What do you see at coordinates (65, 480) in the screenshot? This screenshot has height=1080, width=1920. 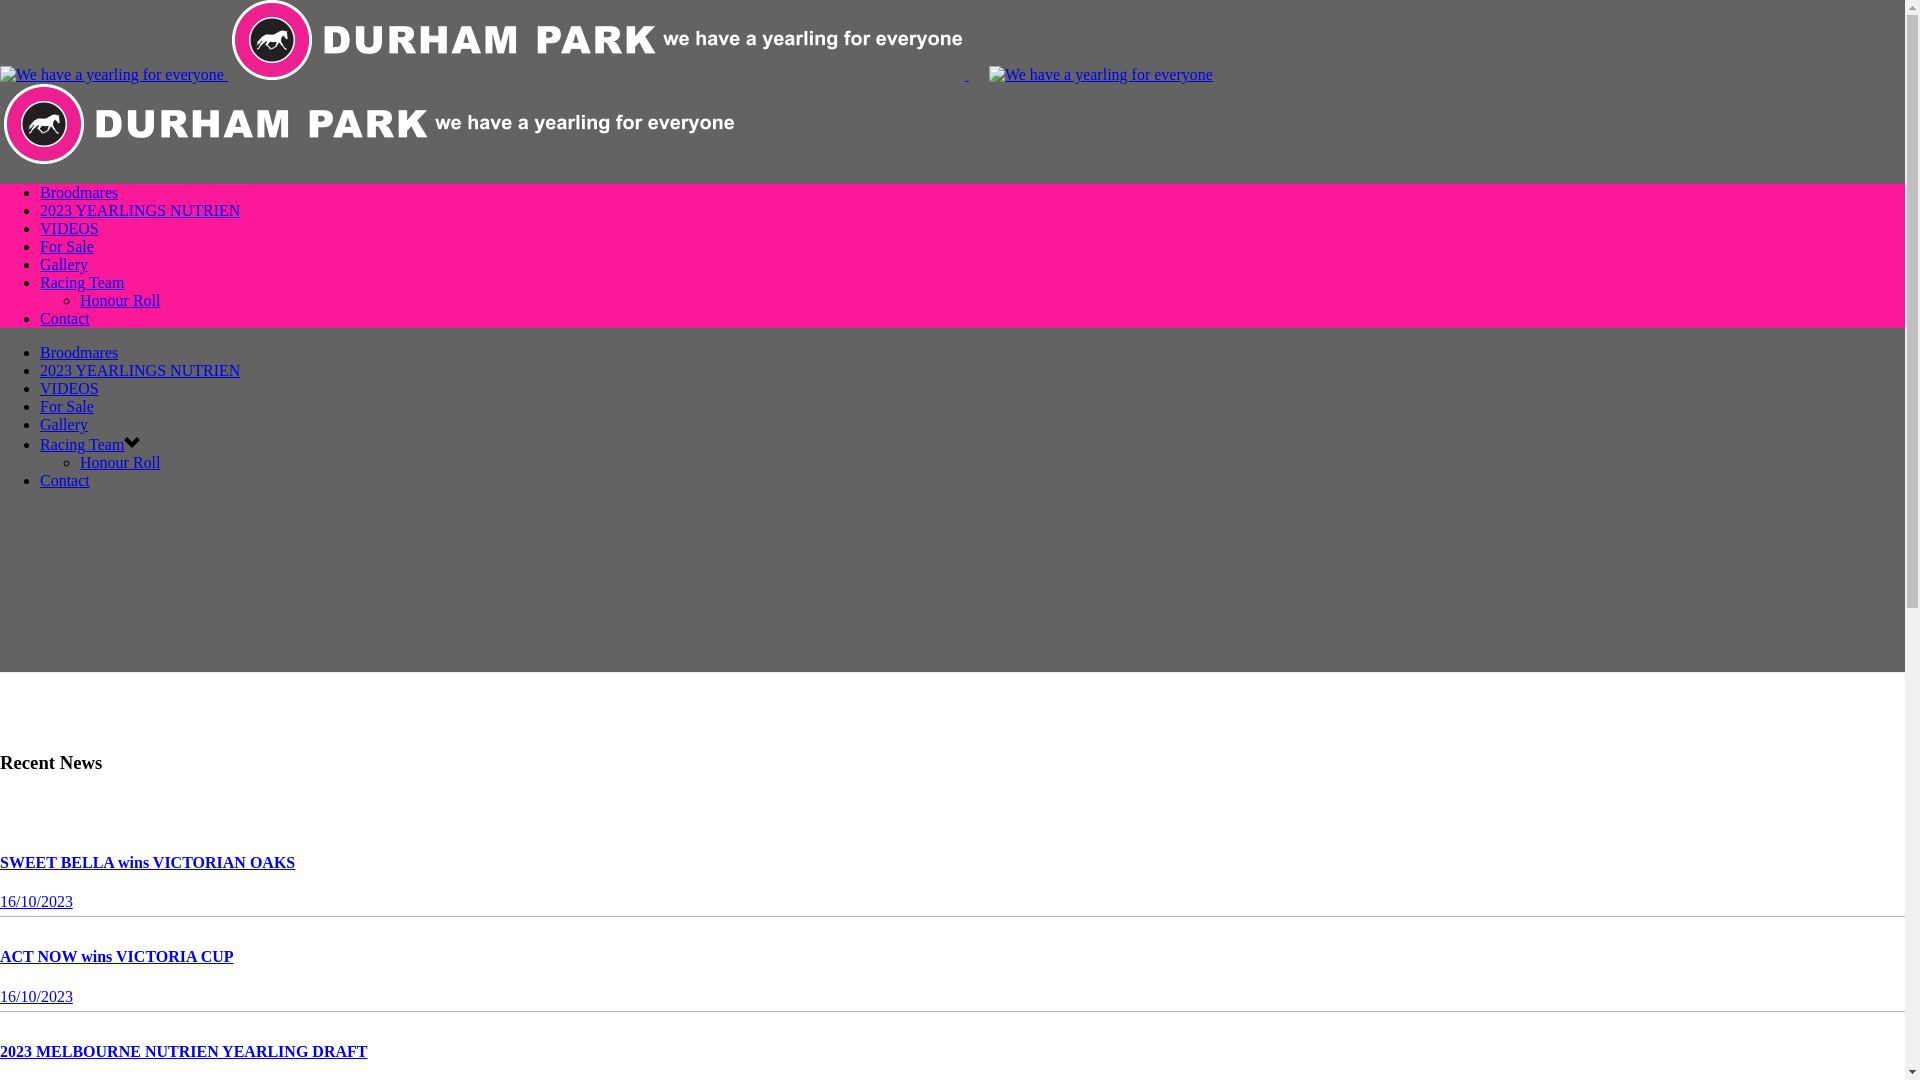 I see `'Contact'` at bounding box center [65, 480].